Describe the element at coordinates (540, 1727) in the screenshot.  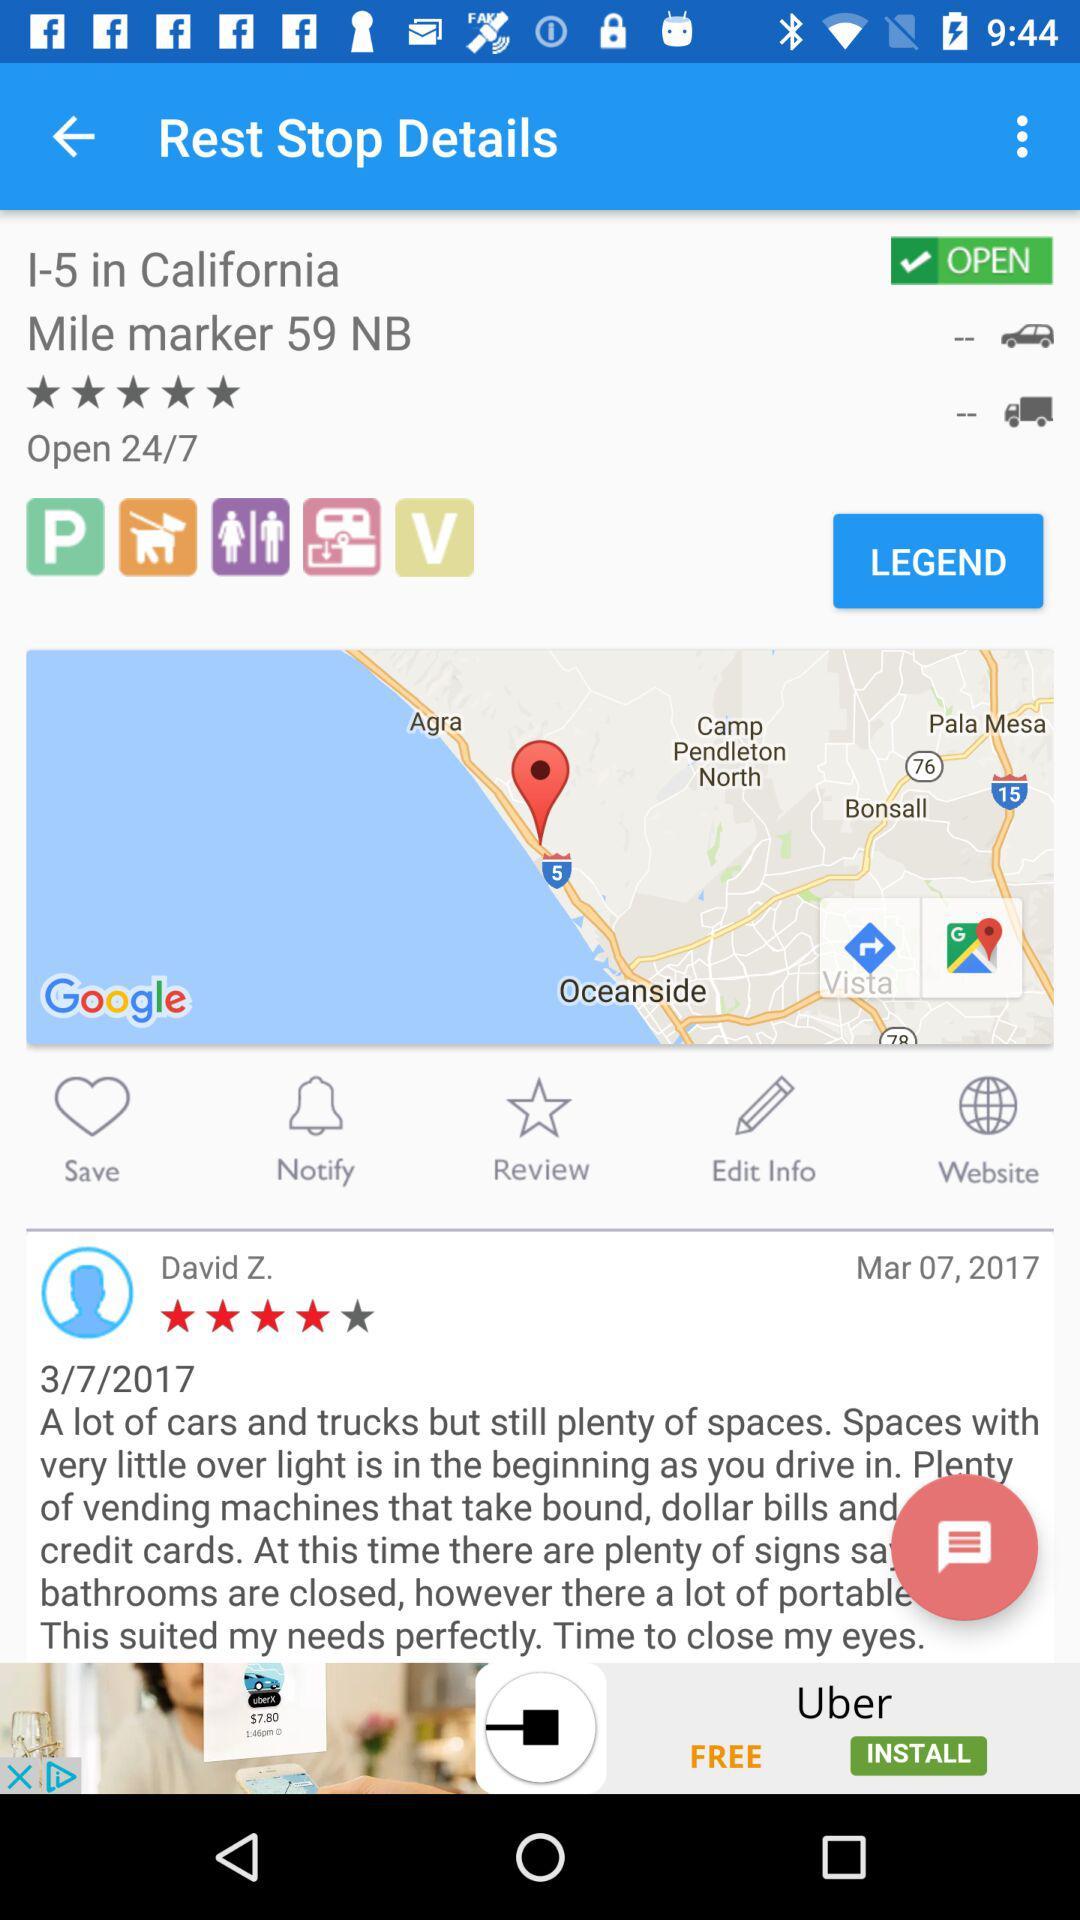
I see `advatisment` at that location.